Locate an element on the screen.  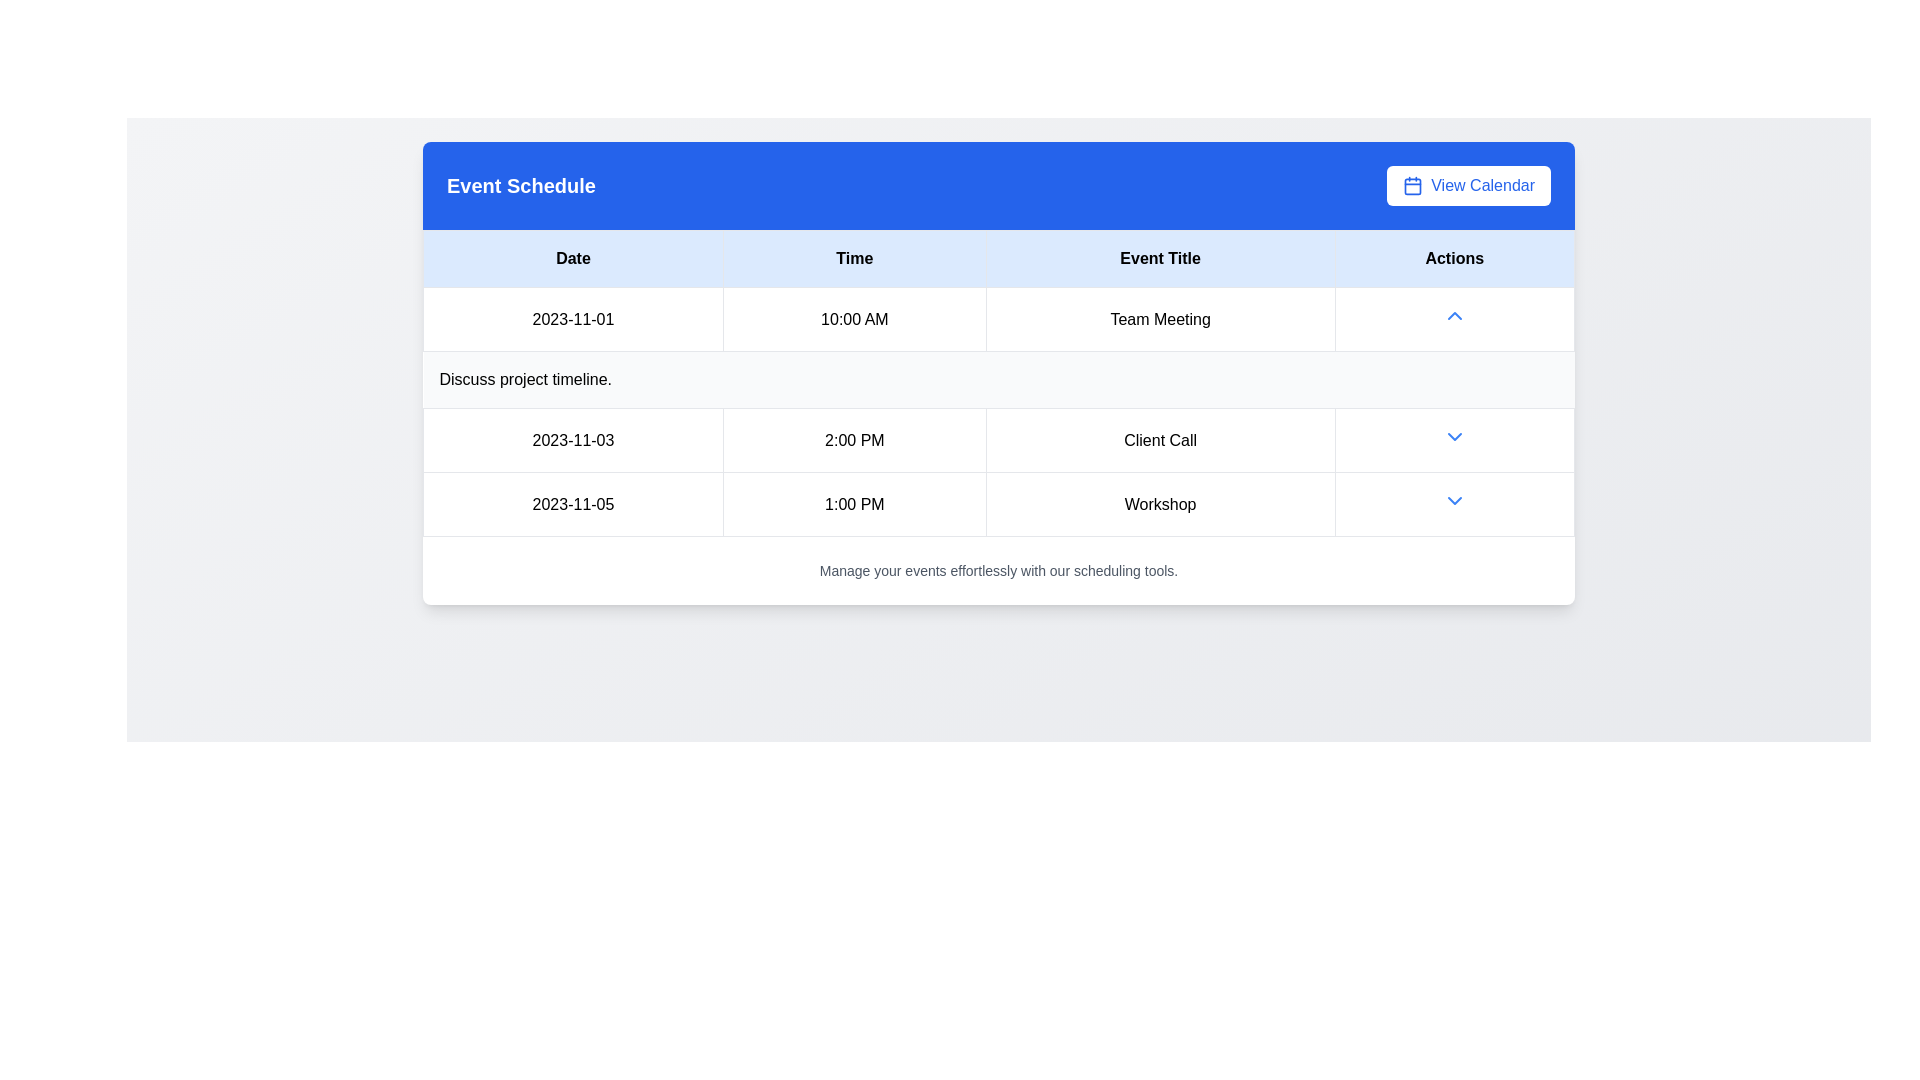
the static text display that shows the date of the corresponding event in the schedule, located in the first row of the 'Date' column in the data table is located at coordinates (572, 318).